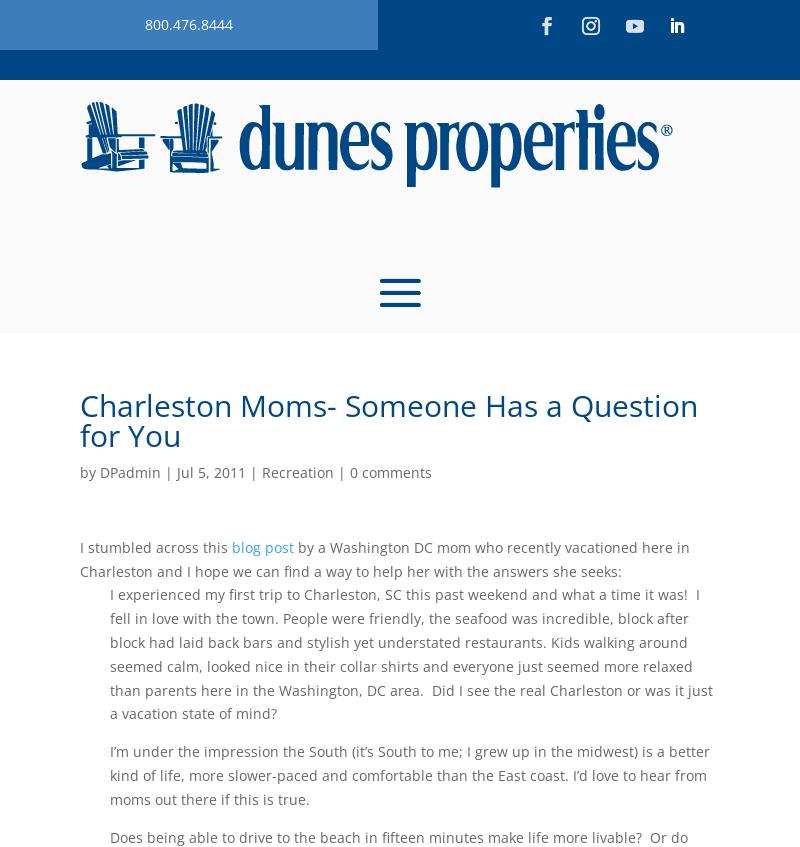 This screenshot has width=800, height=847. Describe the element at coordinates (80, 546) in the screenshot. I see `'I stumbled across this'` at that location.